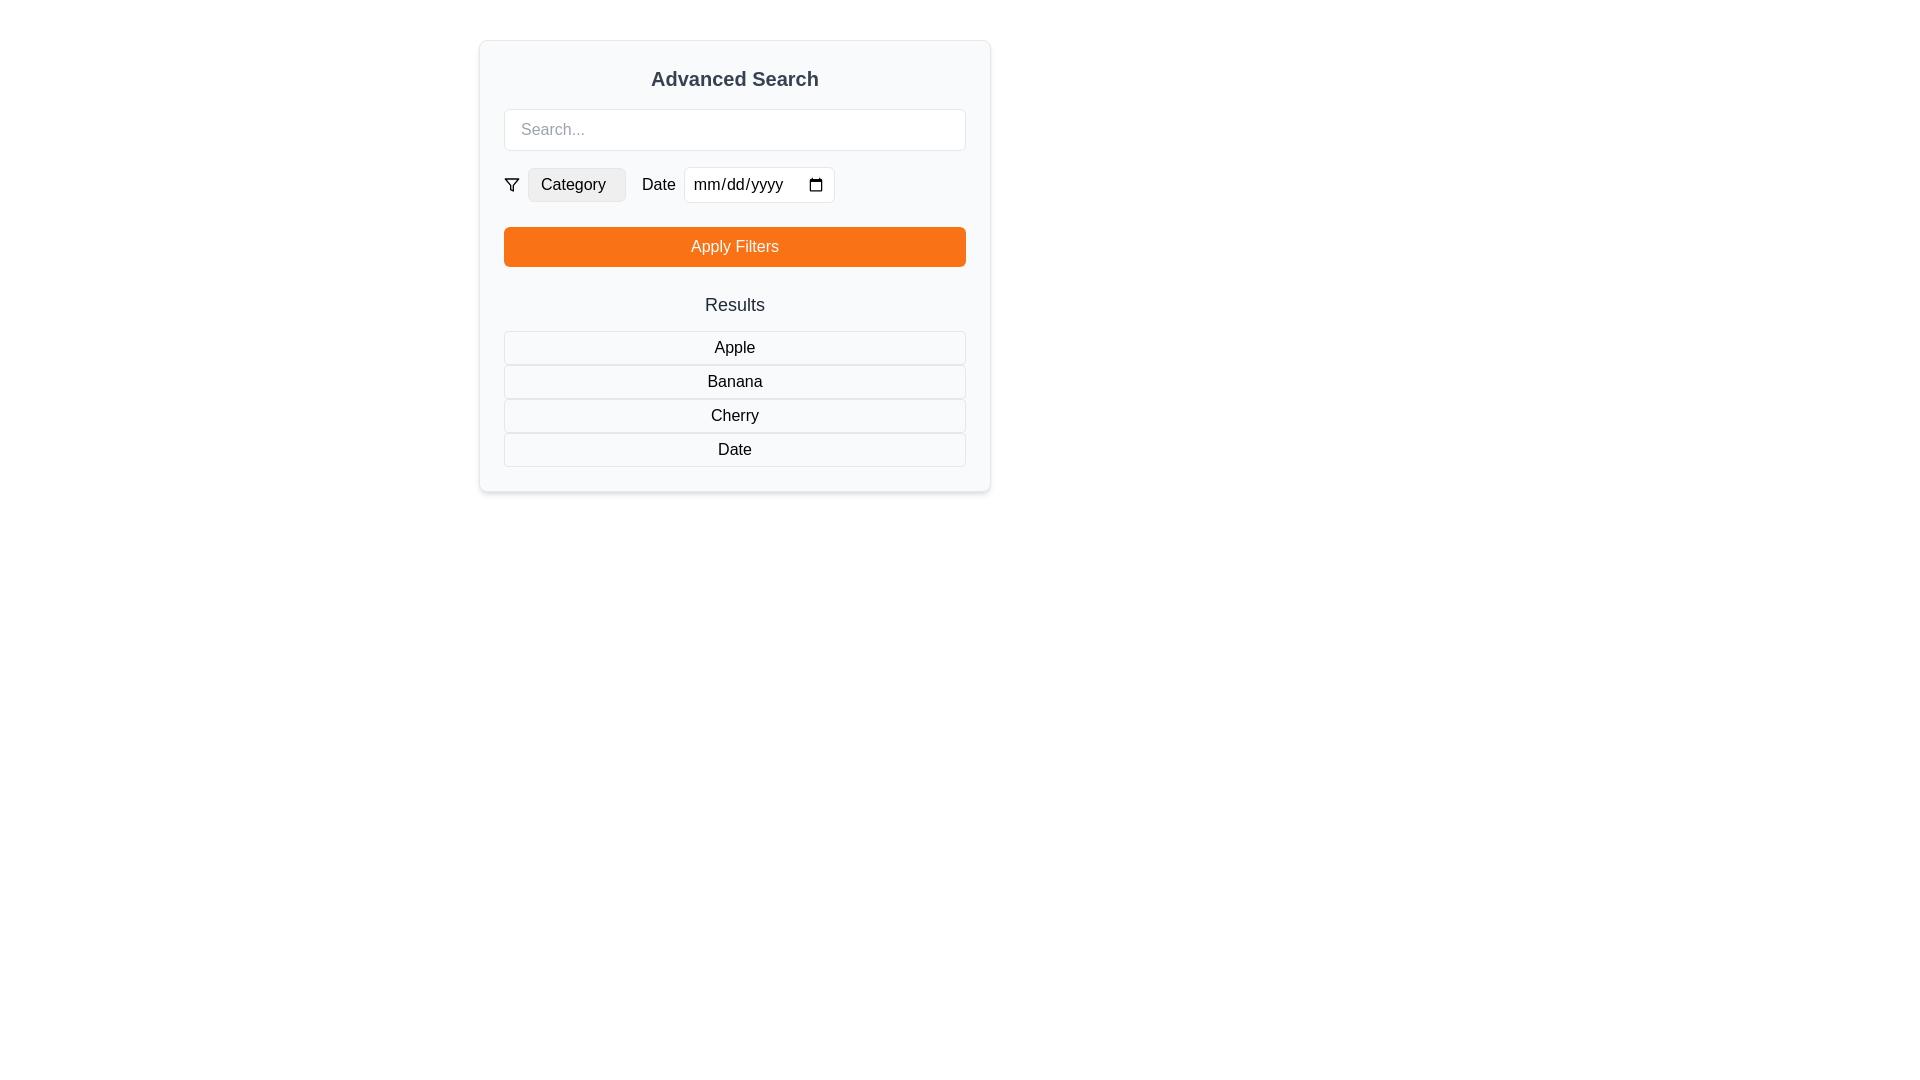 This screenshot has width=1920, height=1080. Describe the element at coordinates (733, 346) in the screenshot. I see `the topmost Text Display Box in the 'Results' category, which displays a result or selectable option` at that location.